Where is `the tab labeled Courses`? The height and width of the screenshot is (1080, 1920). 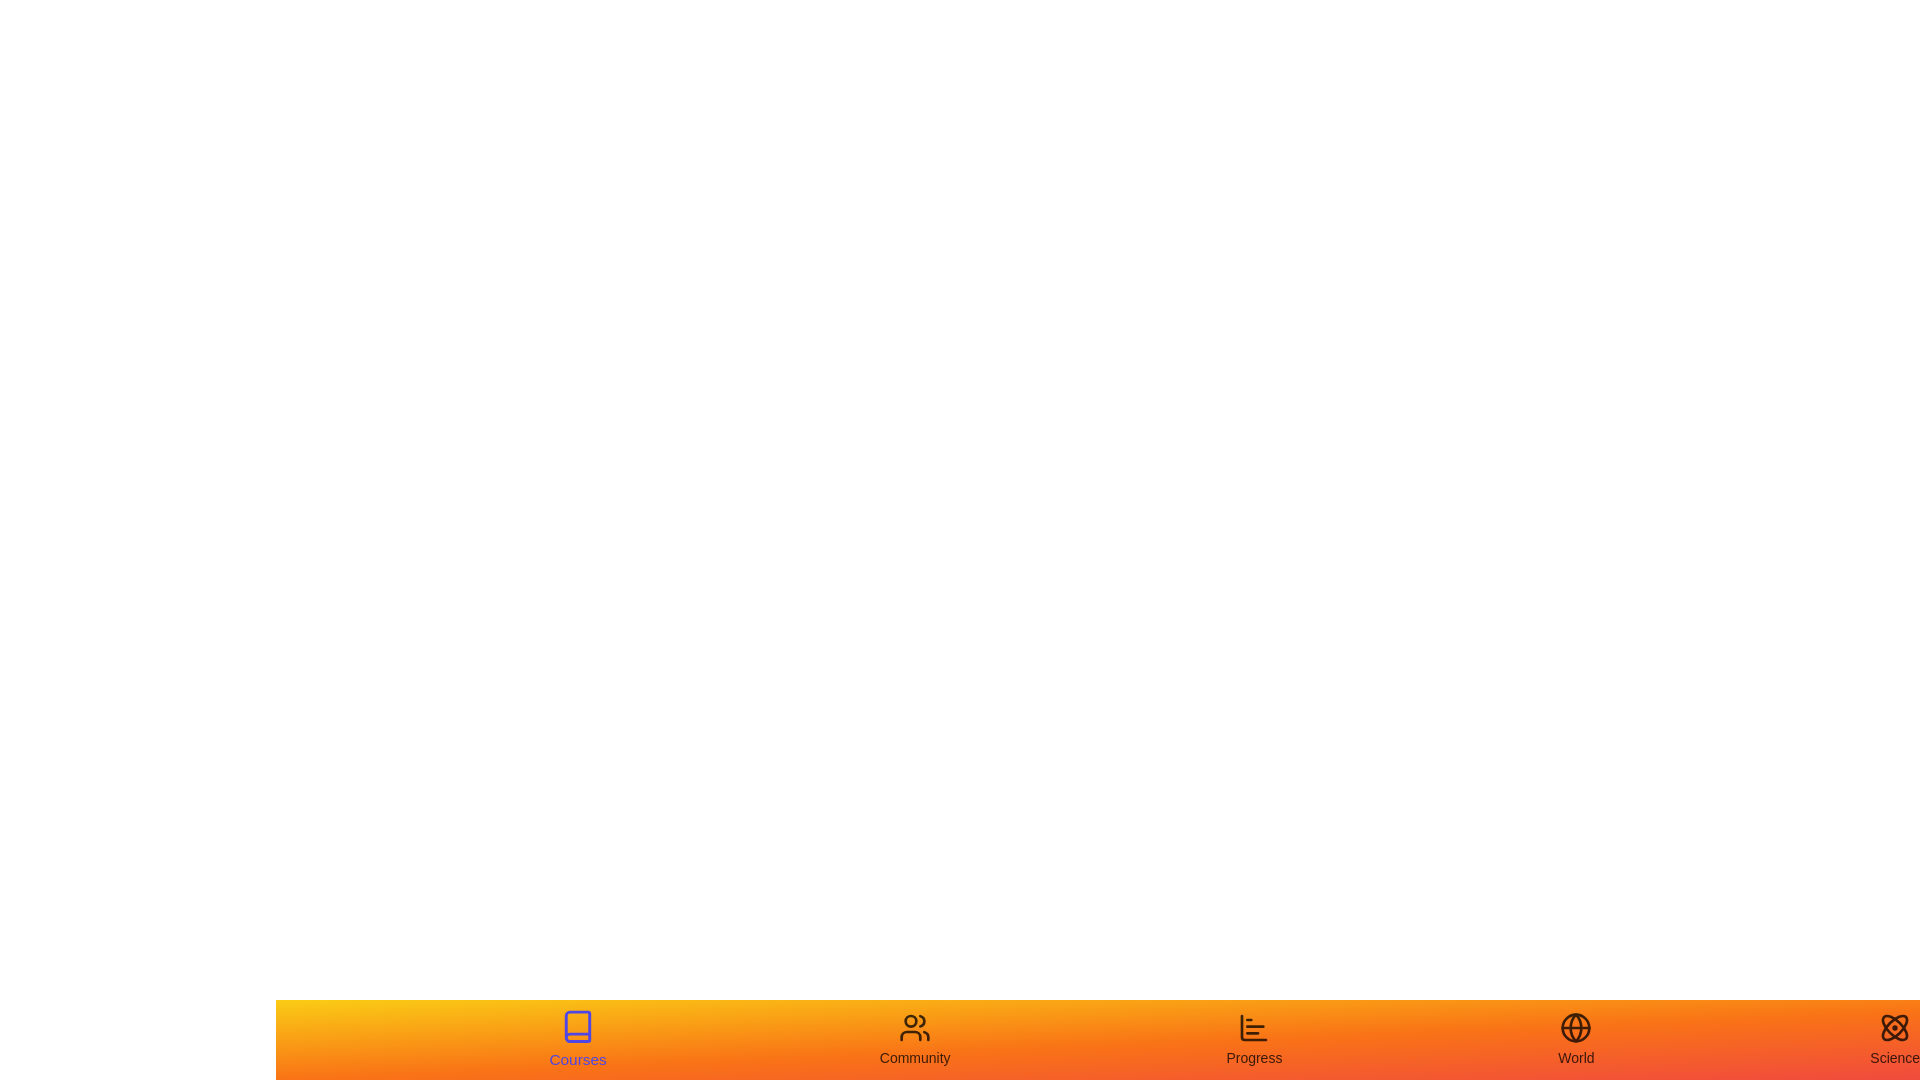
the tab labeled Courses is located at coordinates (575, 1039).